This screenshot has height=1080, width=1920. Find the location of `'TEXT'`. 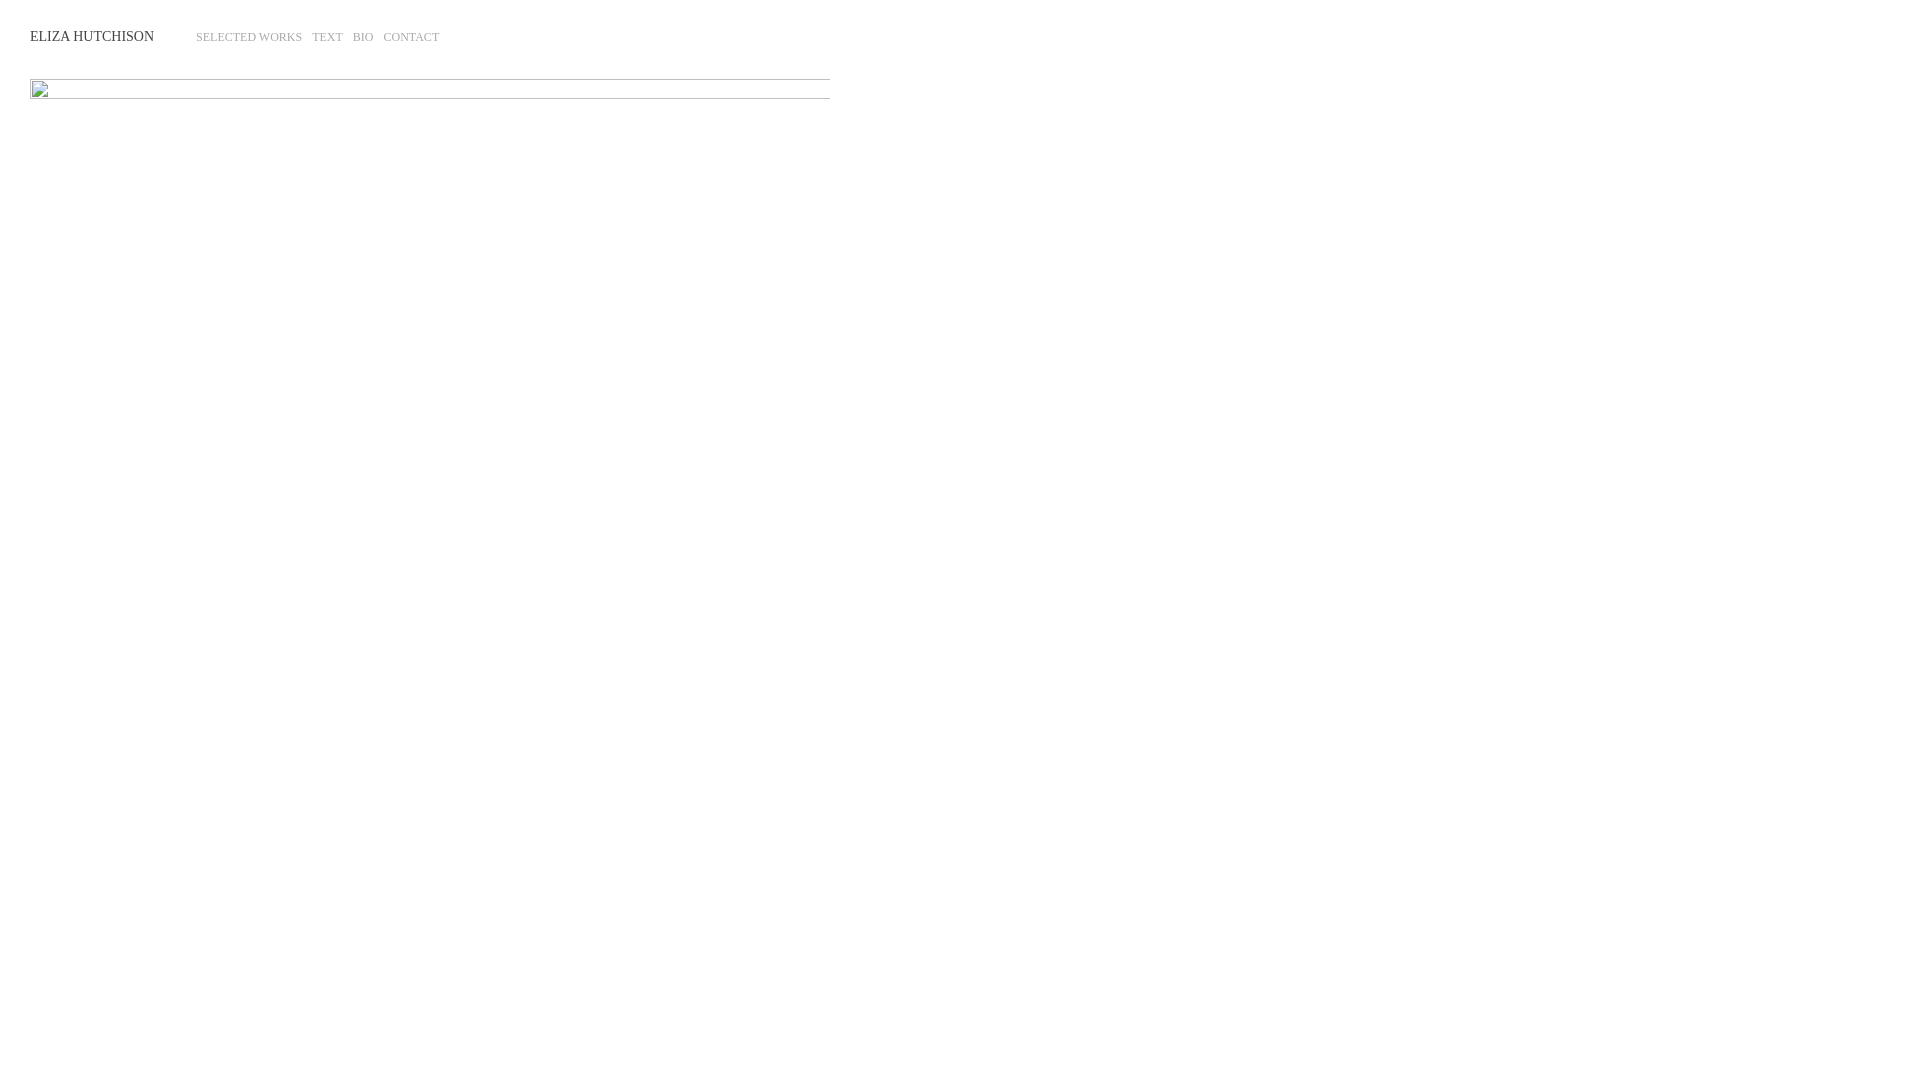

'TEXT' is located at coordinates (327, 37).